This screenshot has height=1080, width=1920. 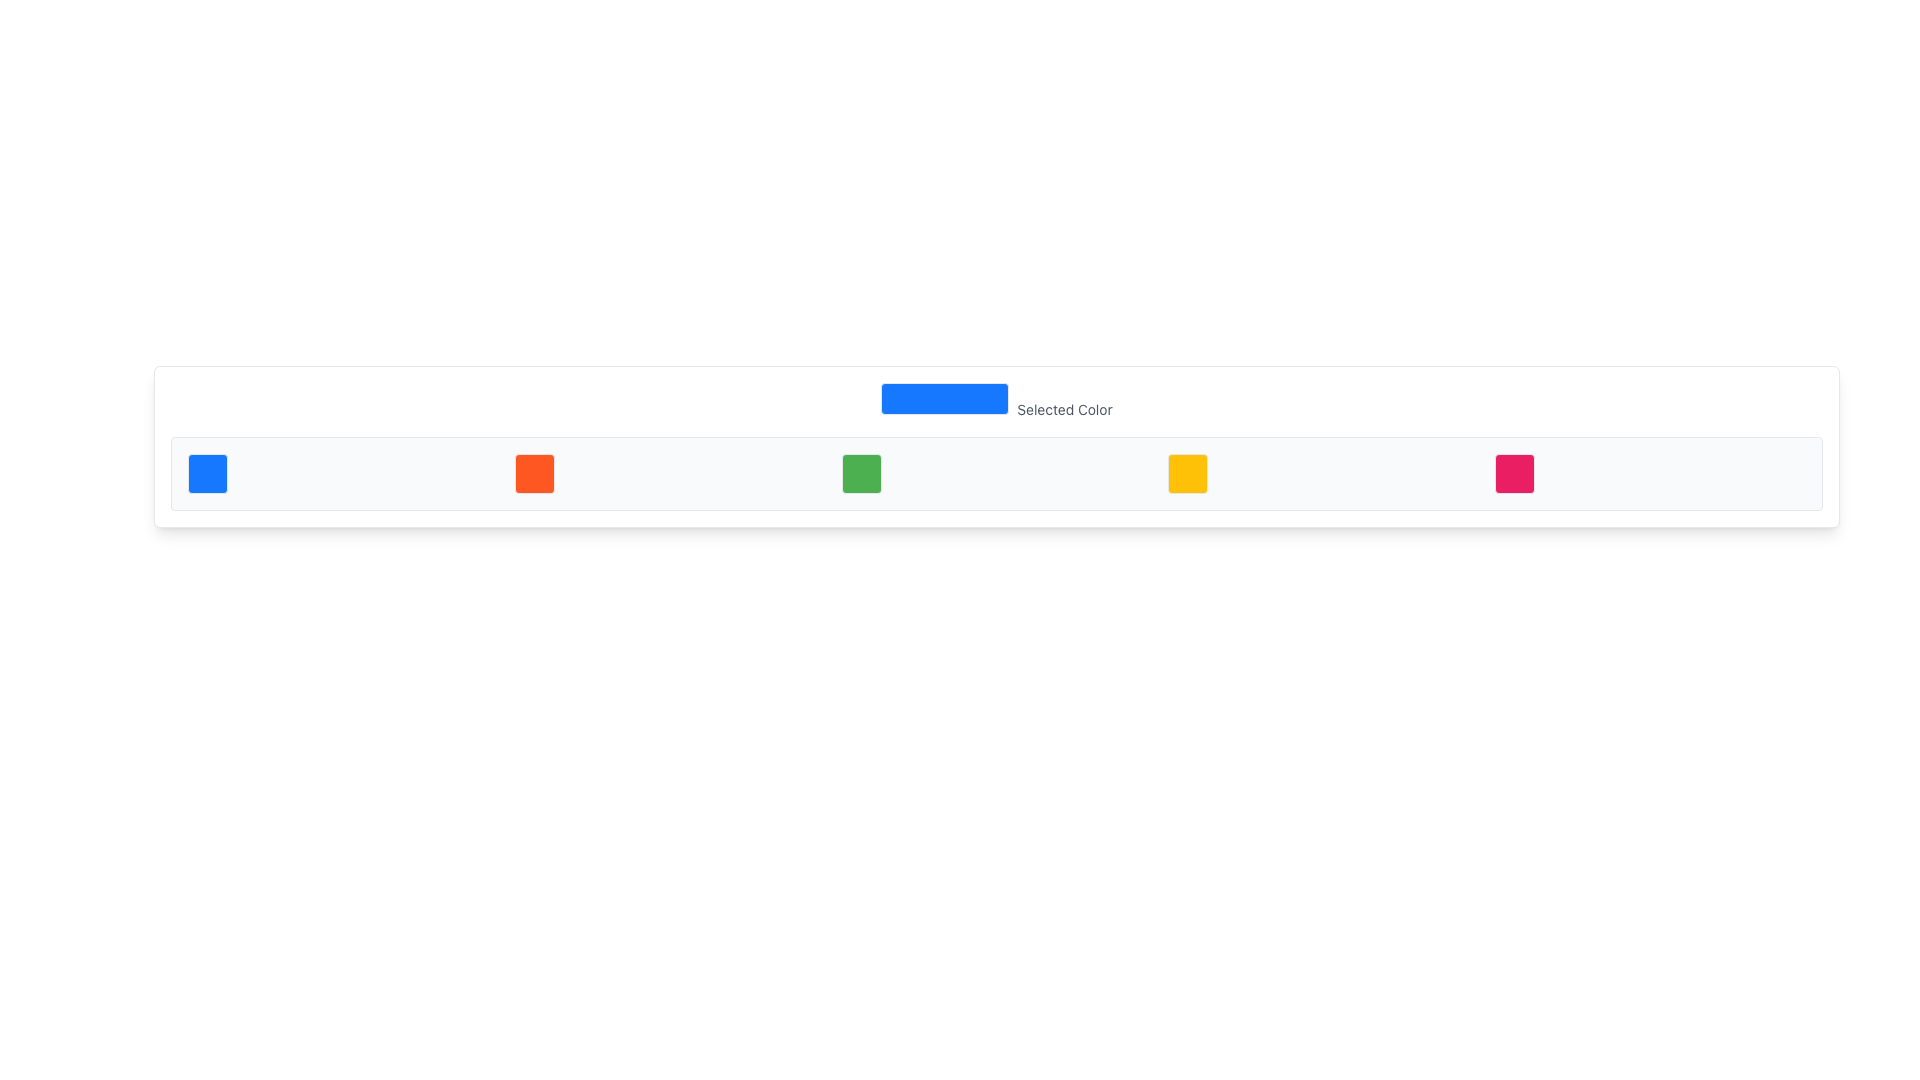 What do you see at coordinates (1515, 474) in the screenshot?
I see `the color selection button that represents the vibrant pink color, located as the fifth square in a row of five squares beneath the larger blue square labeled 'Selected Color'` at bounding box center [1515, 474].